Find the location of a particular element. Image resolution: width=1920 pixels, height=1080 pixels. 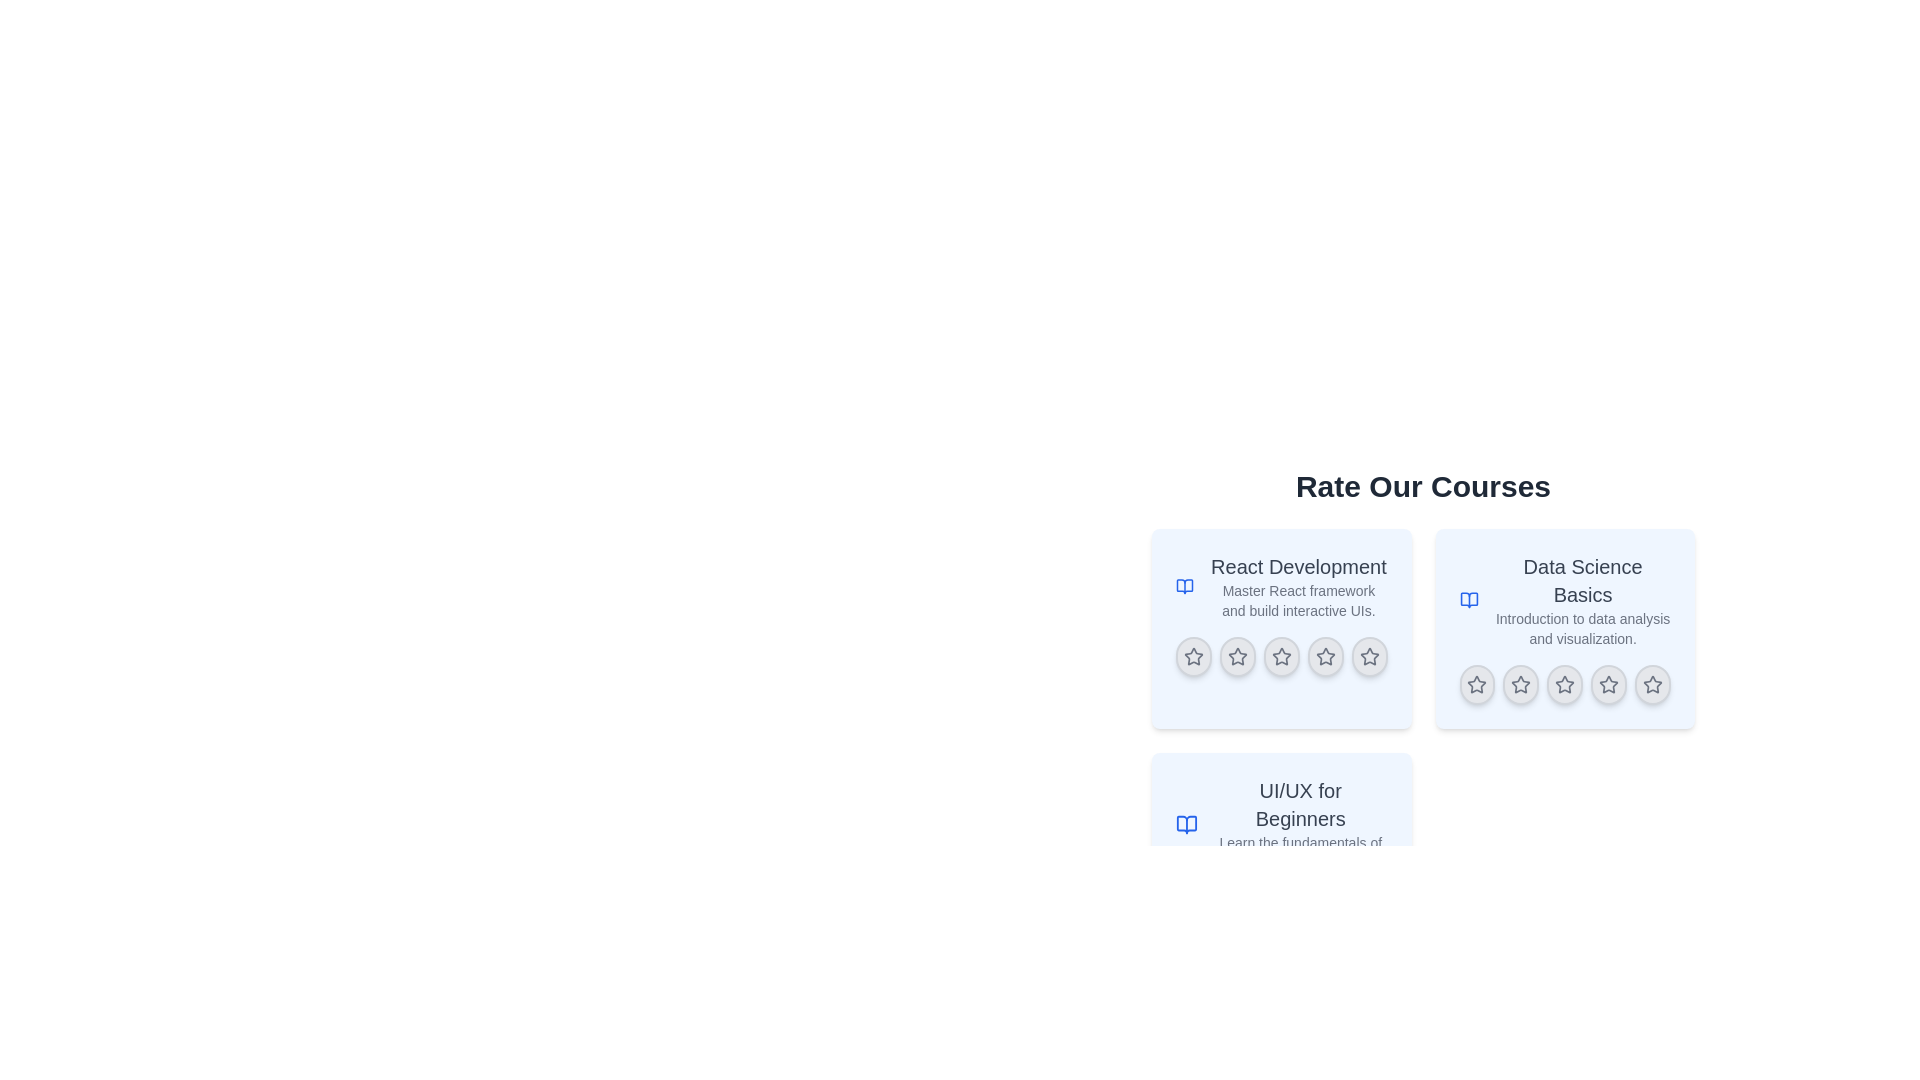

the stylized star icon outlined with dark gray within the circular button in the 'Rate Our Courses' section for the 'Data Science Basics' course card to rate it is located at coordinates (1564, 684).